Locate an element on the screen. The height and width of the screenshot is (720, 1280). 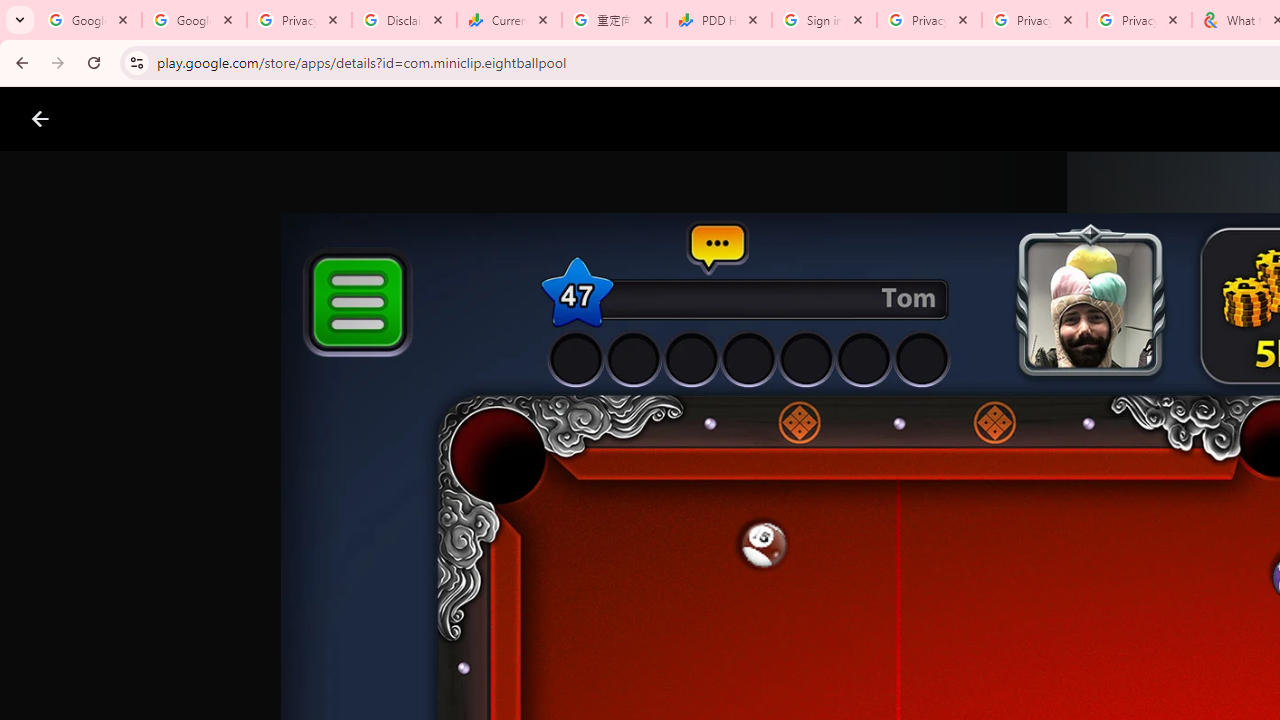
'Close screenshot viewer' is located at coordinates (39, 119).